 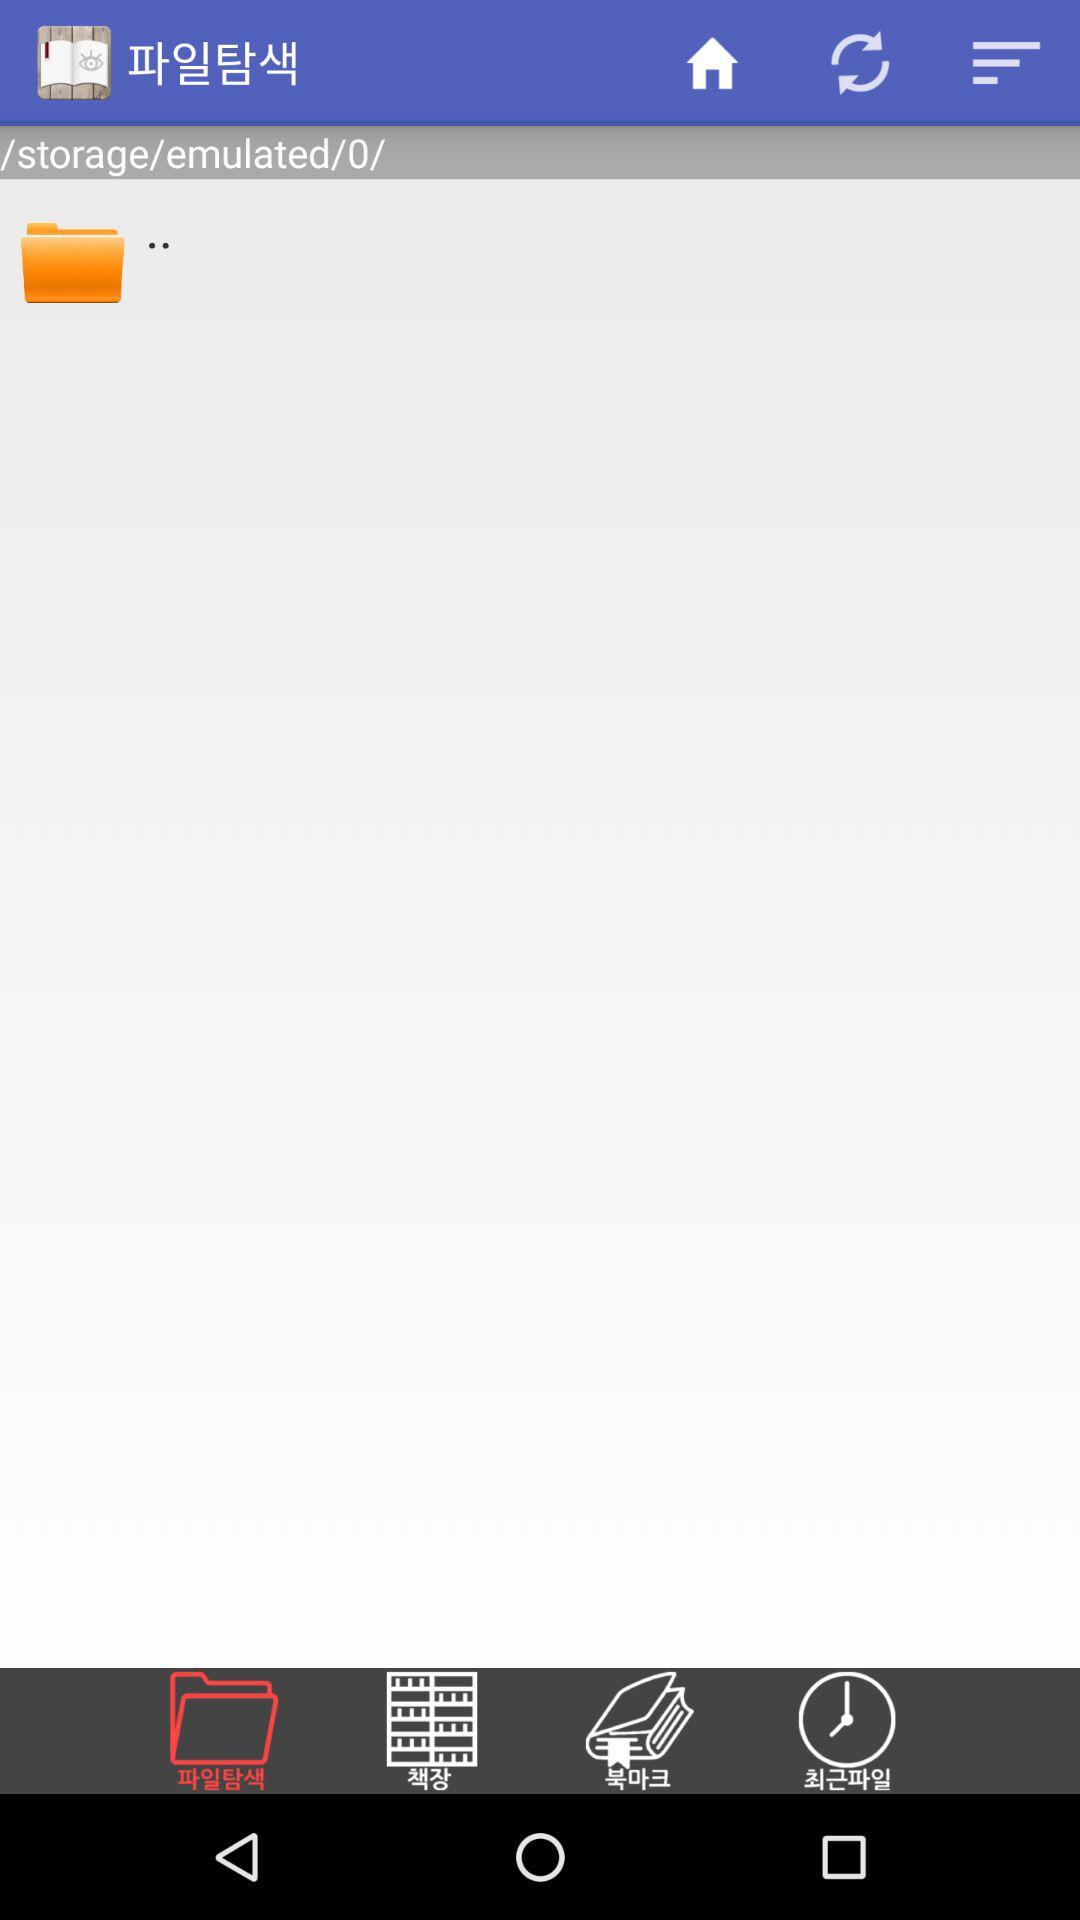 I want to click on files, so click(x=246, y=1730).